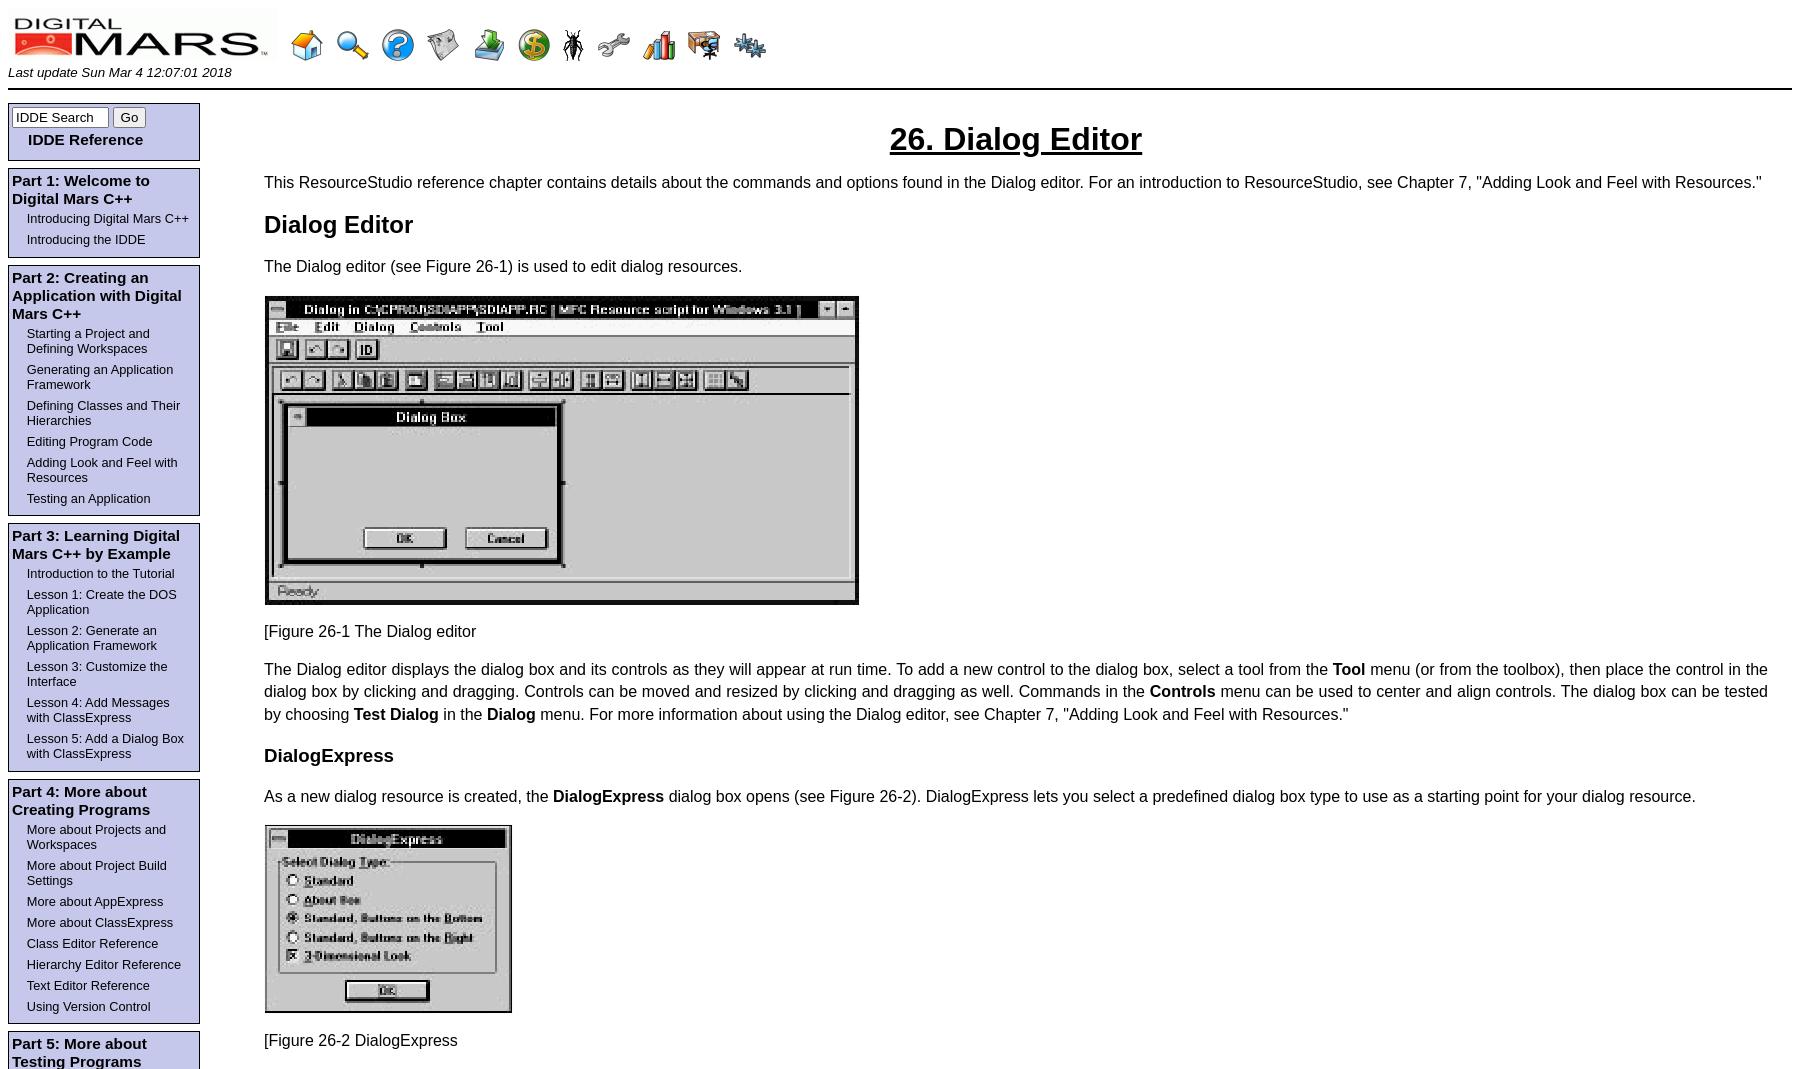 This screenshot has height=1069, width=1800. Describe the element at coordinates (461, 712) in the screenshot. I see `'in the'` at that location.